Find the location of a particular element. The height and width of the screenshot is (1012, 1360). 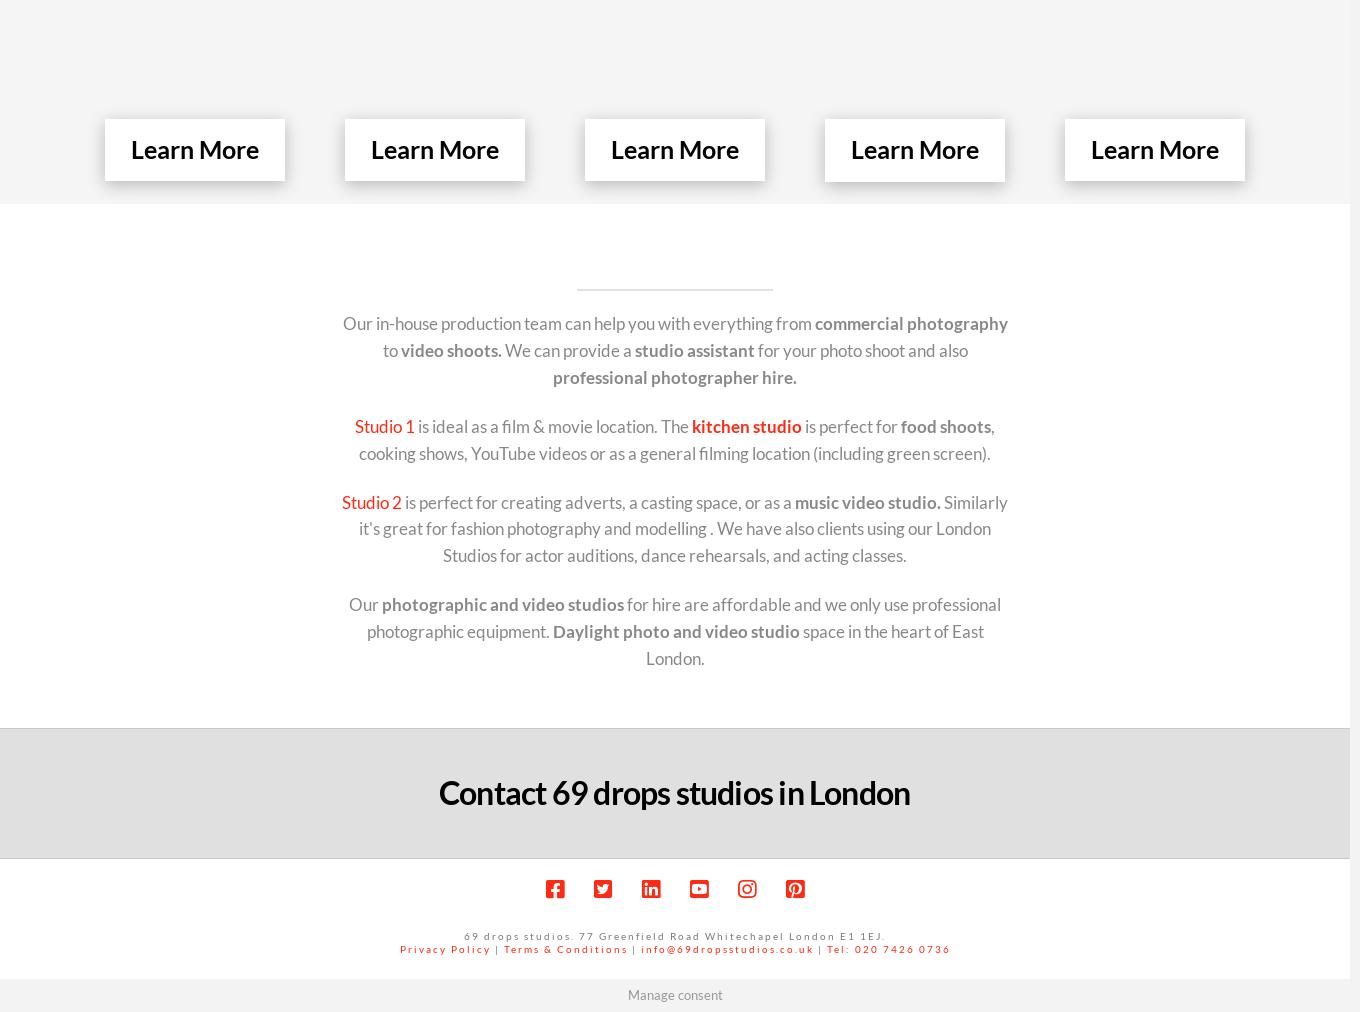

'for your photo shoot and also' is located at coordinates (859, 348).